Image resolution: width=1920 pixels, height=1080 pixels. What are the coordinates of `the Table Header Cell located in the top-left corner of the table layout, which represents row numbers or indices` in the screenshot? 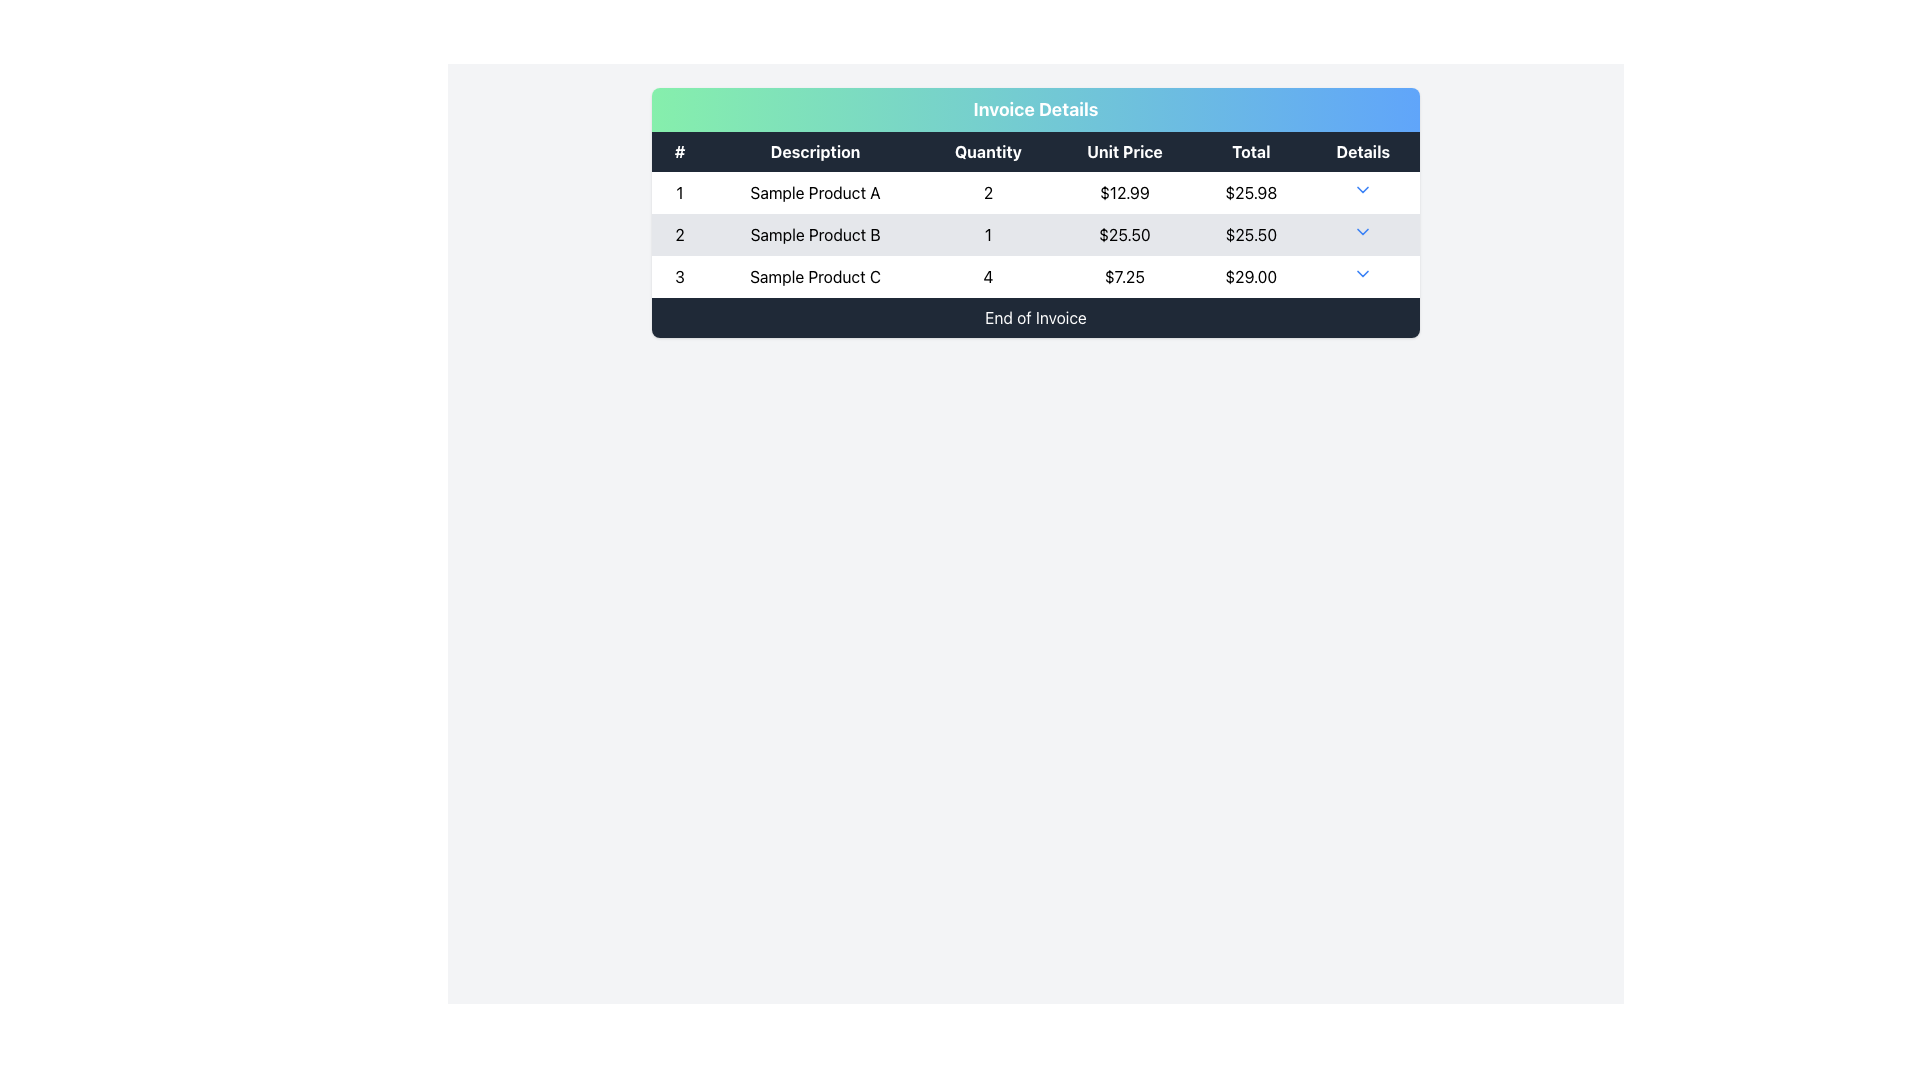 It's located at (680, 150).